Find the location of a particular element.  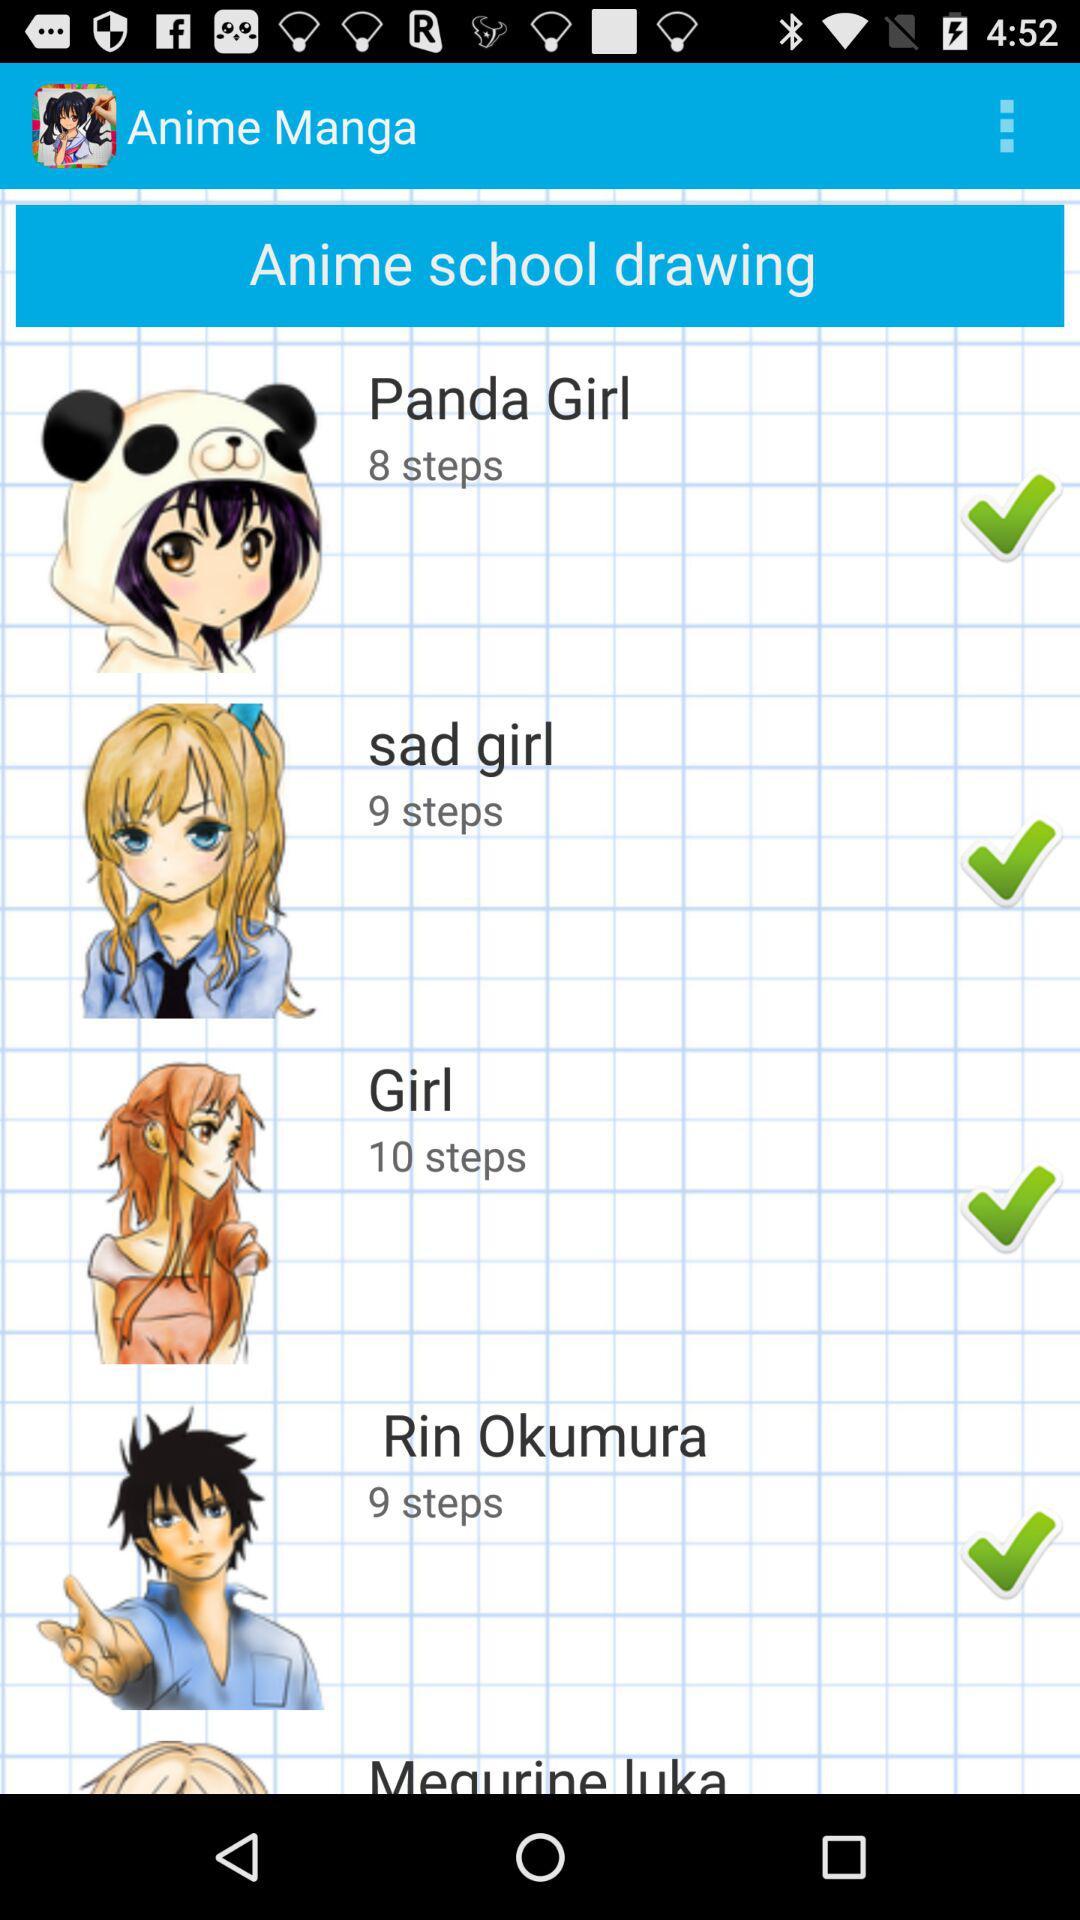

megurine luka item is located at coordinates (658, 1767).